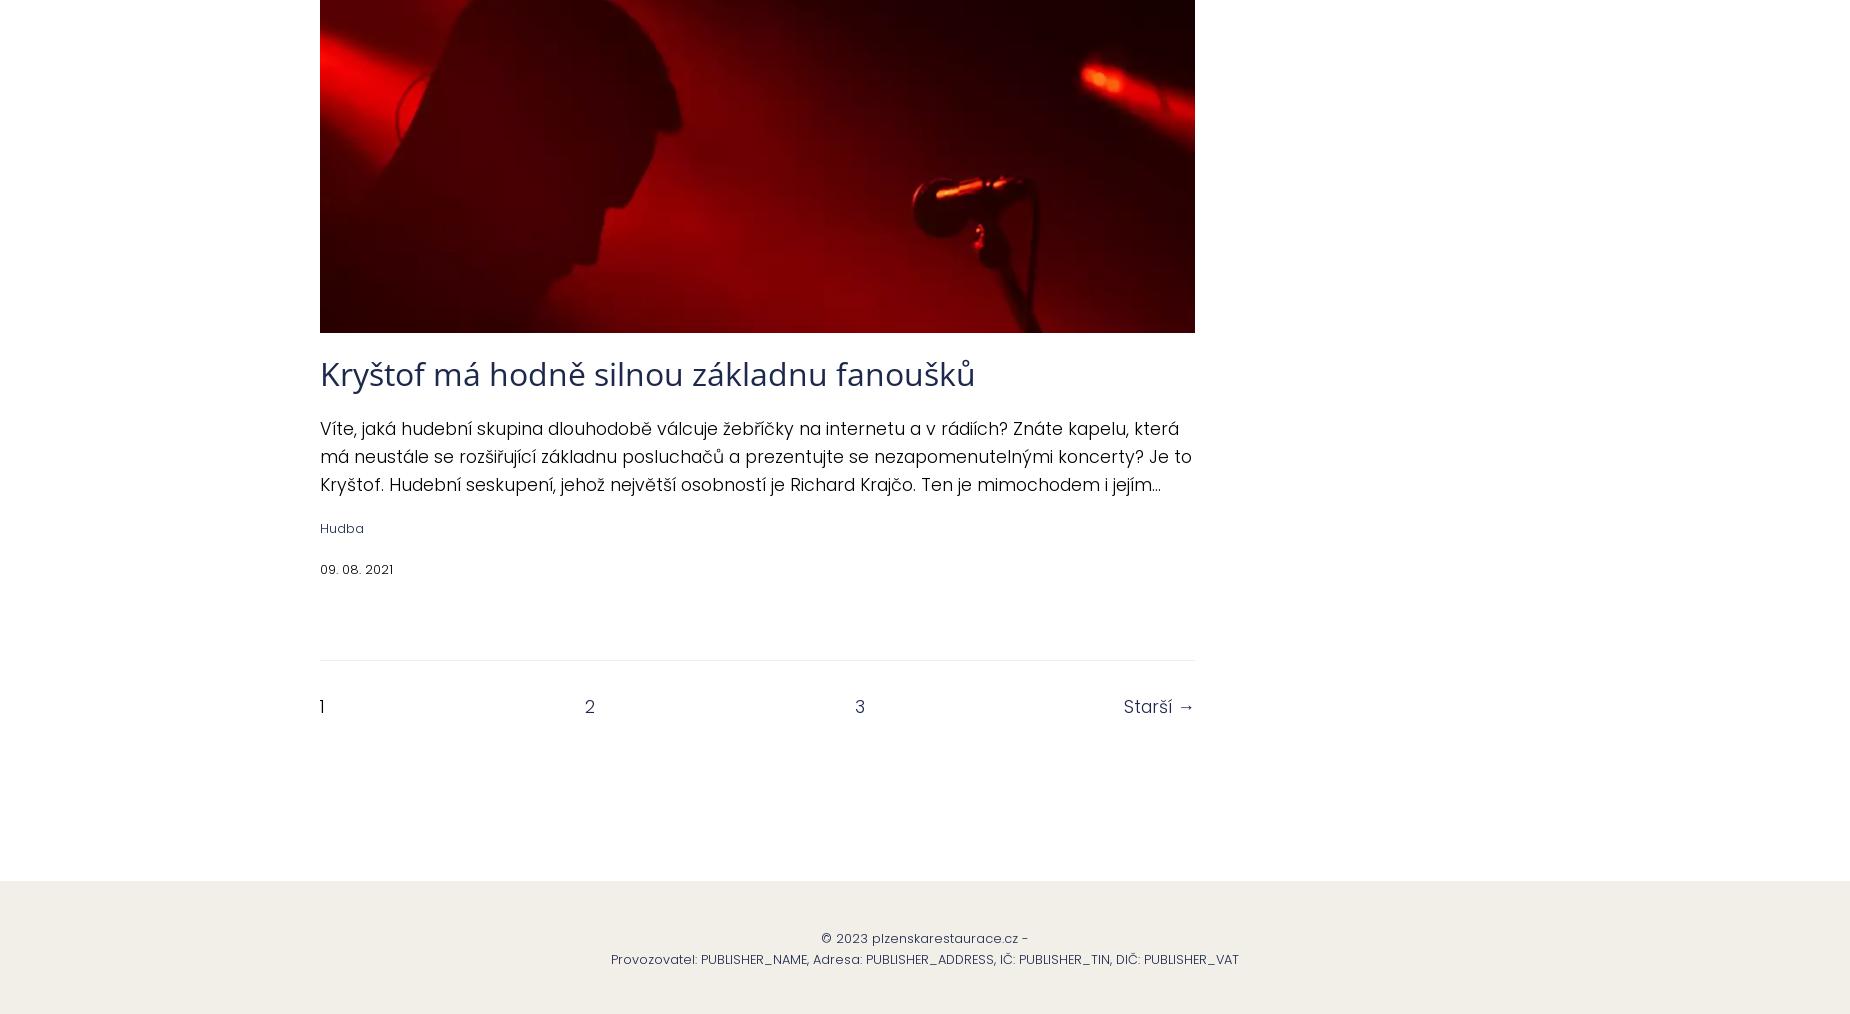  What do you see at coordinates (1158, 705) in the screenshot?
I see `'Starší →'` at bounding box center [1158, 705].